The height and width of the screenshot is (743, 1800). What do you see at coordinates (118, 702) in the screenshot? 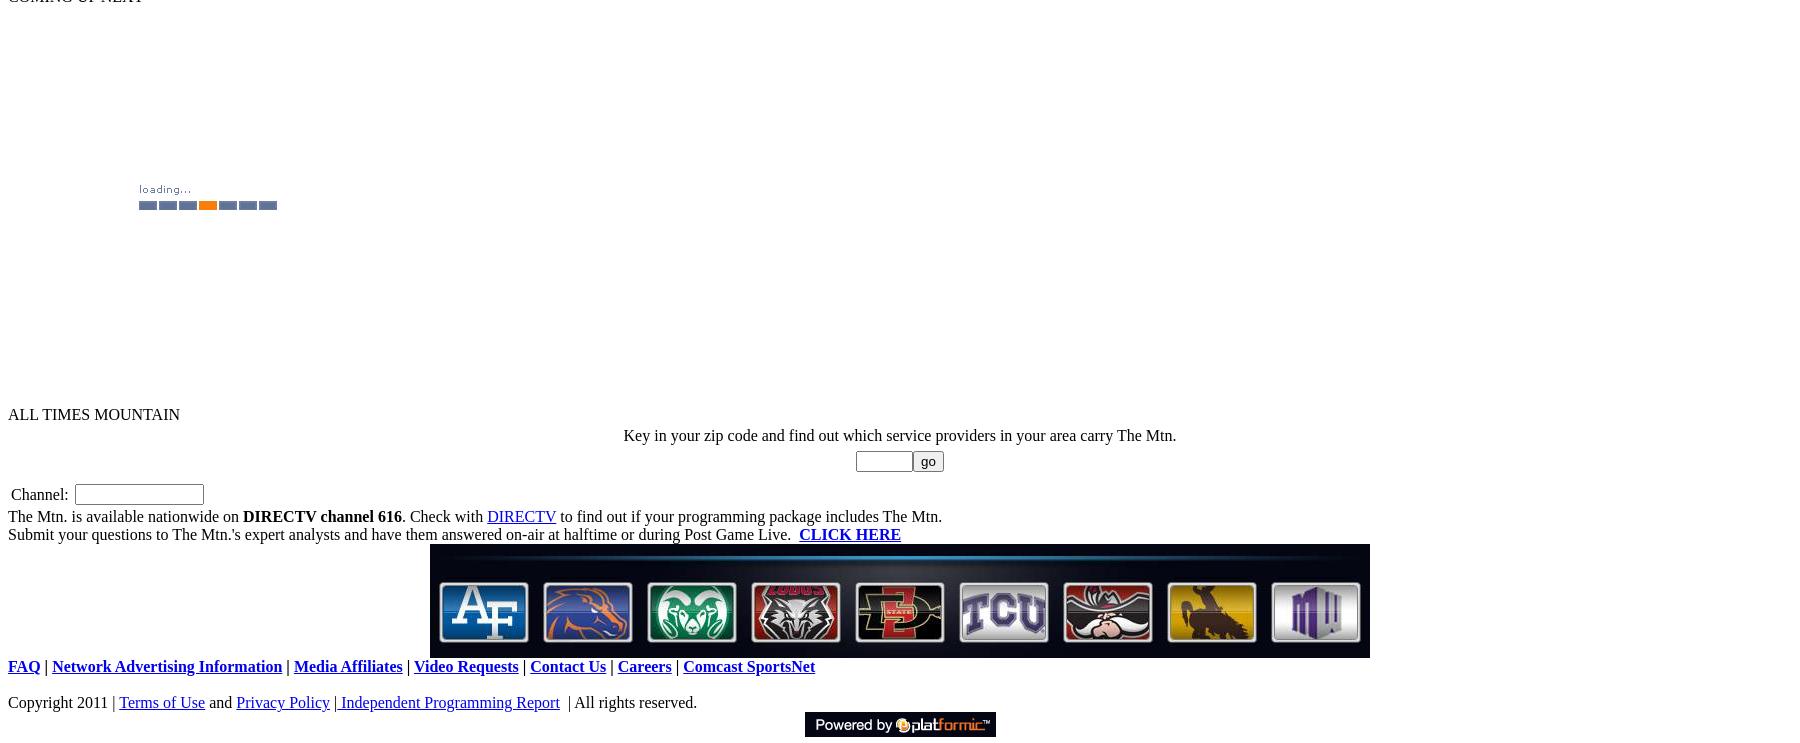
I see `'Terms of Use'` at bounding box center [118, 702].